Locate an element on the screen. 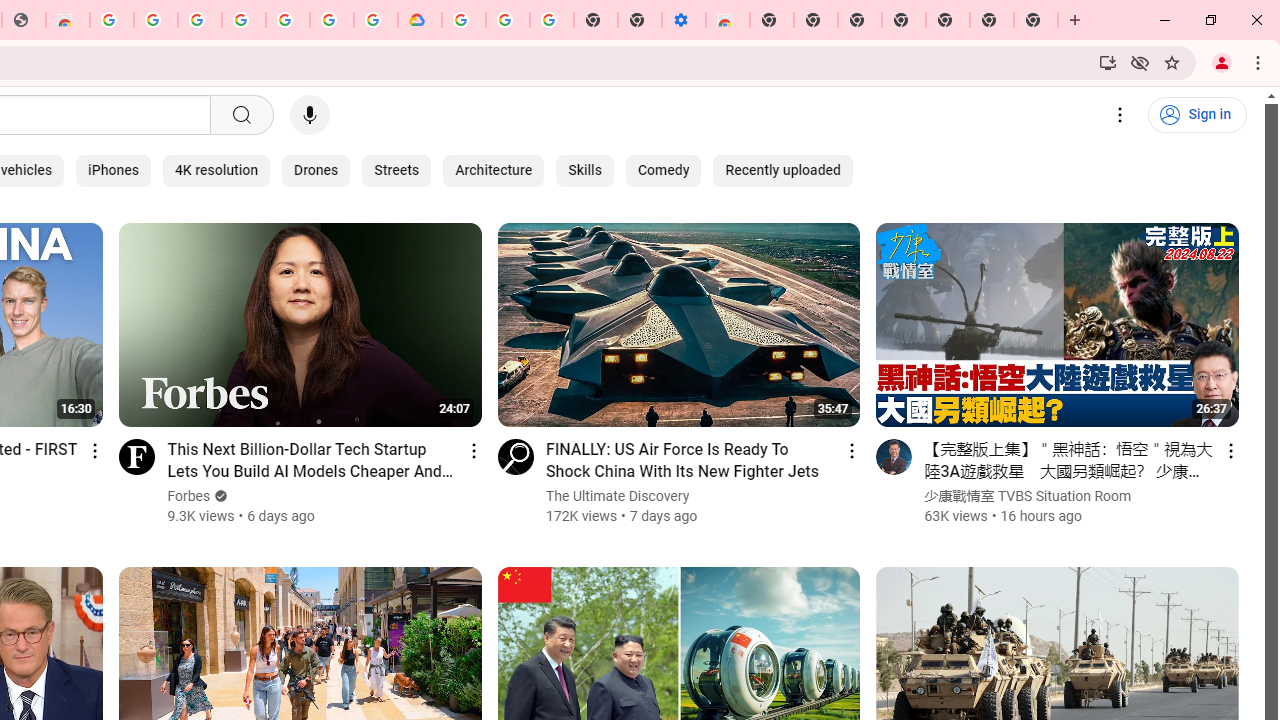  'Search with your voice' is located at coordinates (308, 115).